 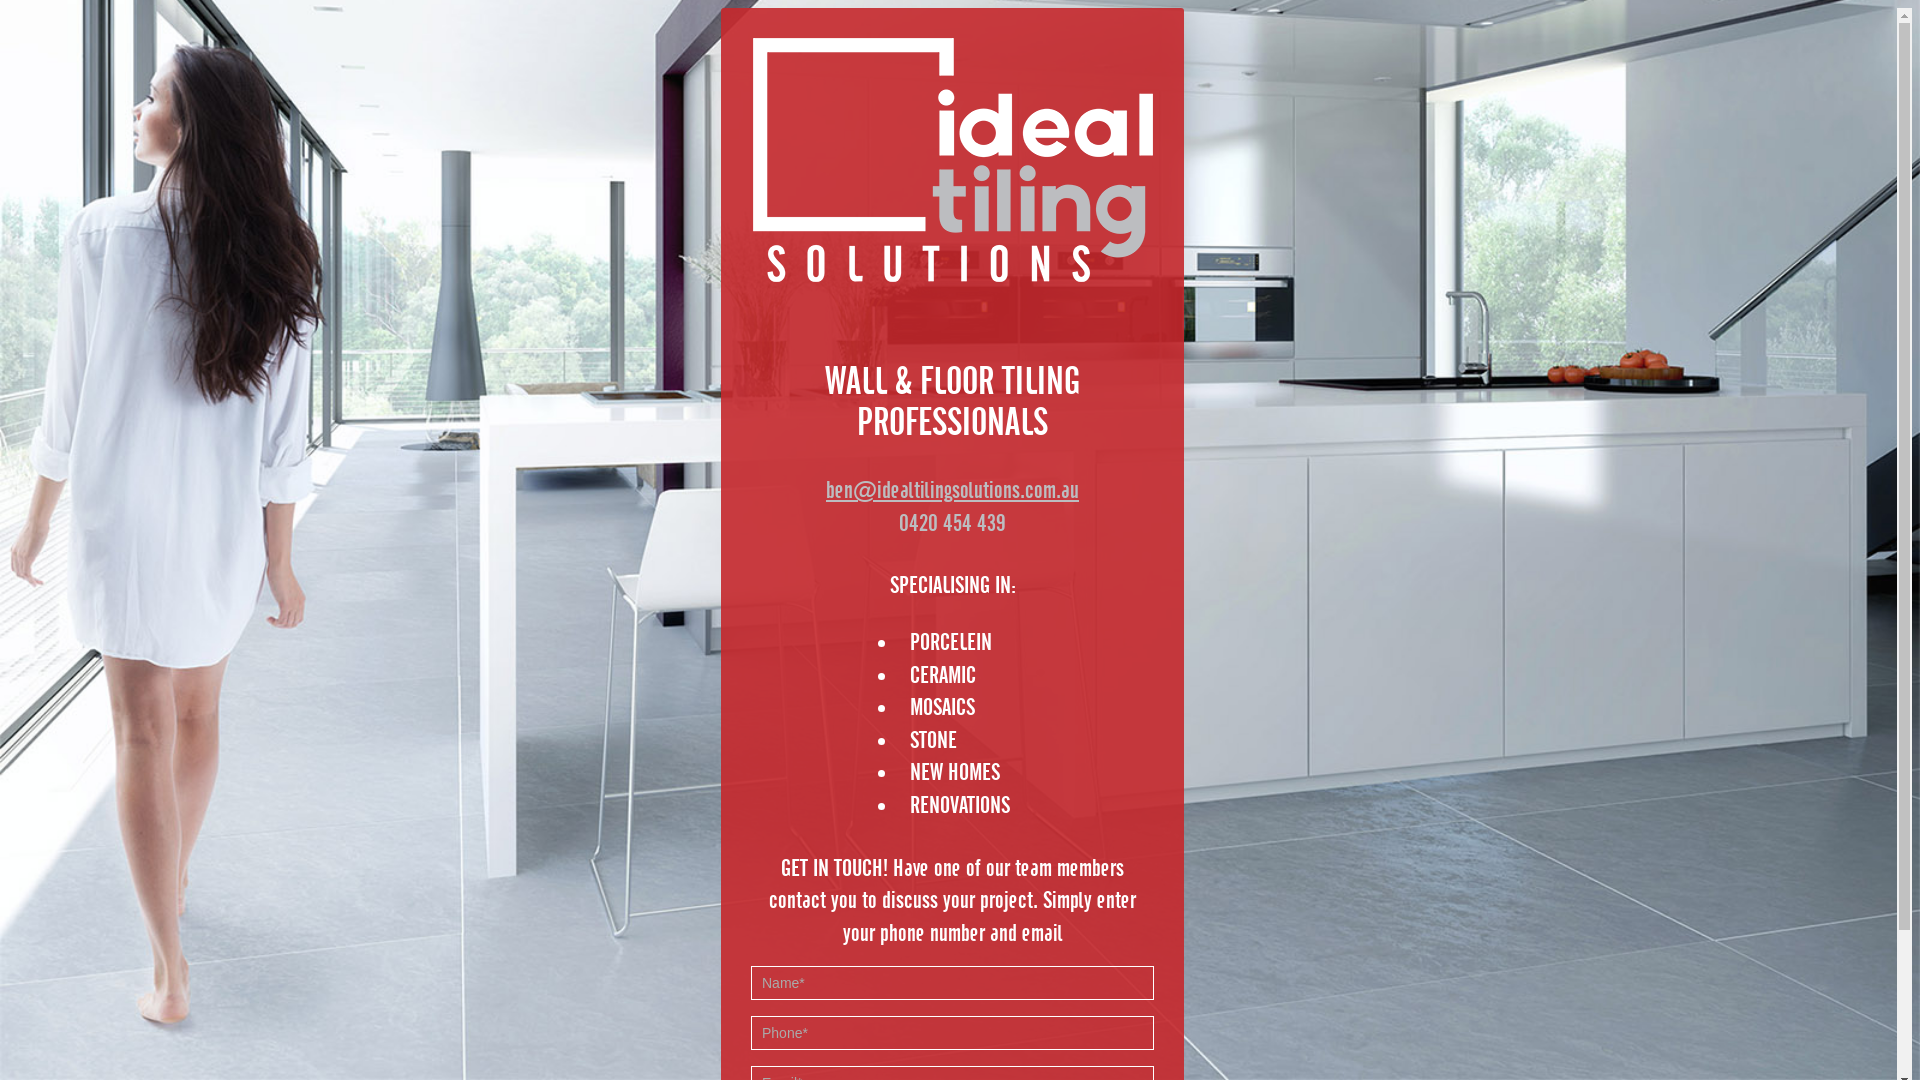 I want to click on 'ben@idealtilingsolutions.com.au', so click(x=825, y=489).